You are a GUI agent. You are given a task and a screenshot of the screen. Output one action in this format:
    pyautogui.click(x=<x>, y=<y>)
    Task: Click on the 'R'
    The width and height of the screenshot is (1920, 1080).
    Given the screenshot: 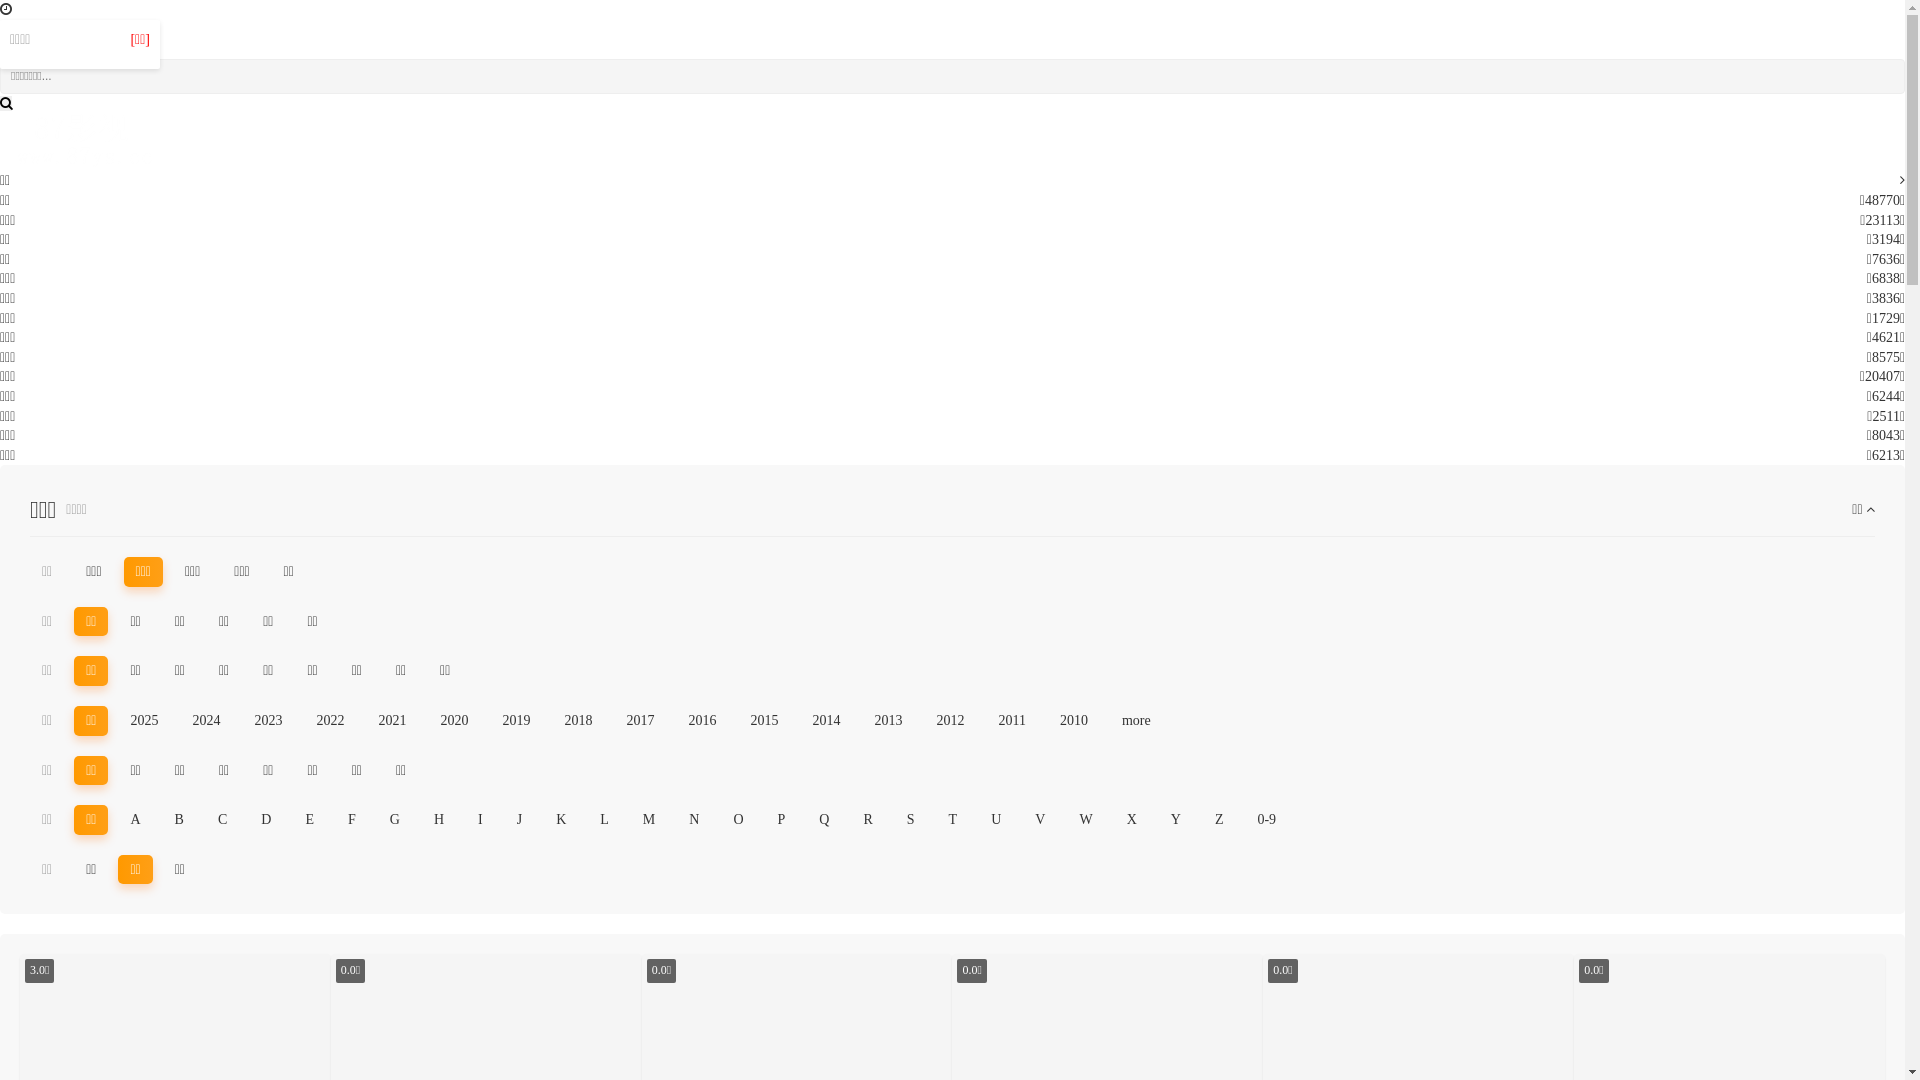 What is the action you would take?
    pyautogui.click(x=867, y=820)
    